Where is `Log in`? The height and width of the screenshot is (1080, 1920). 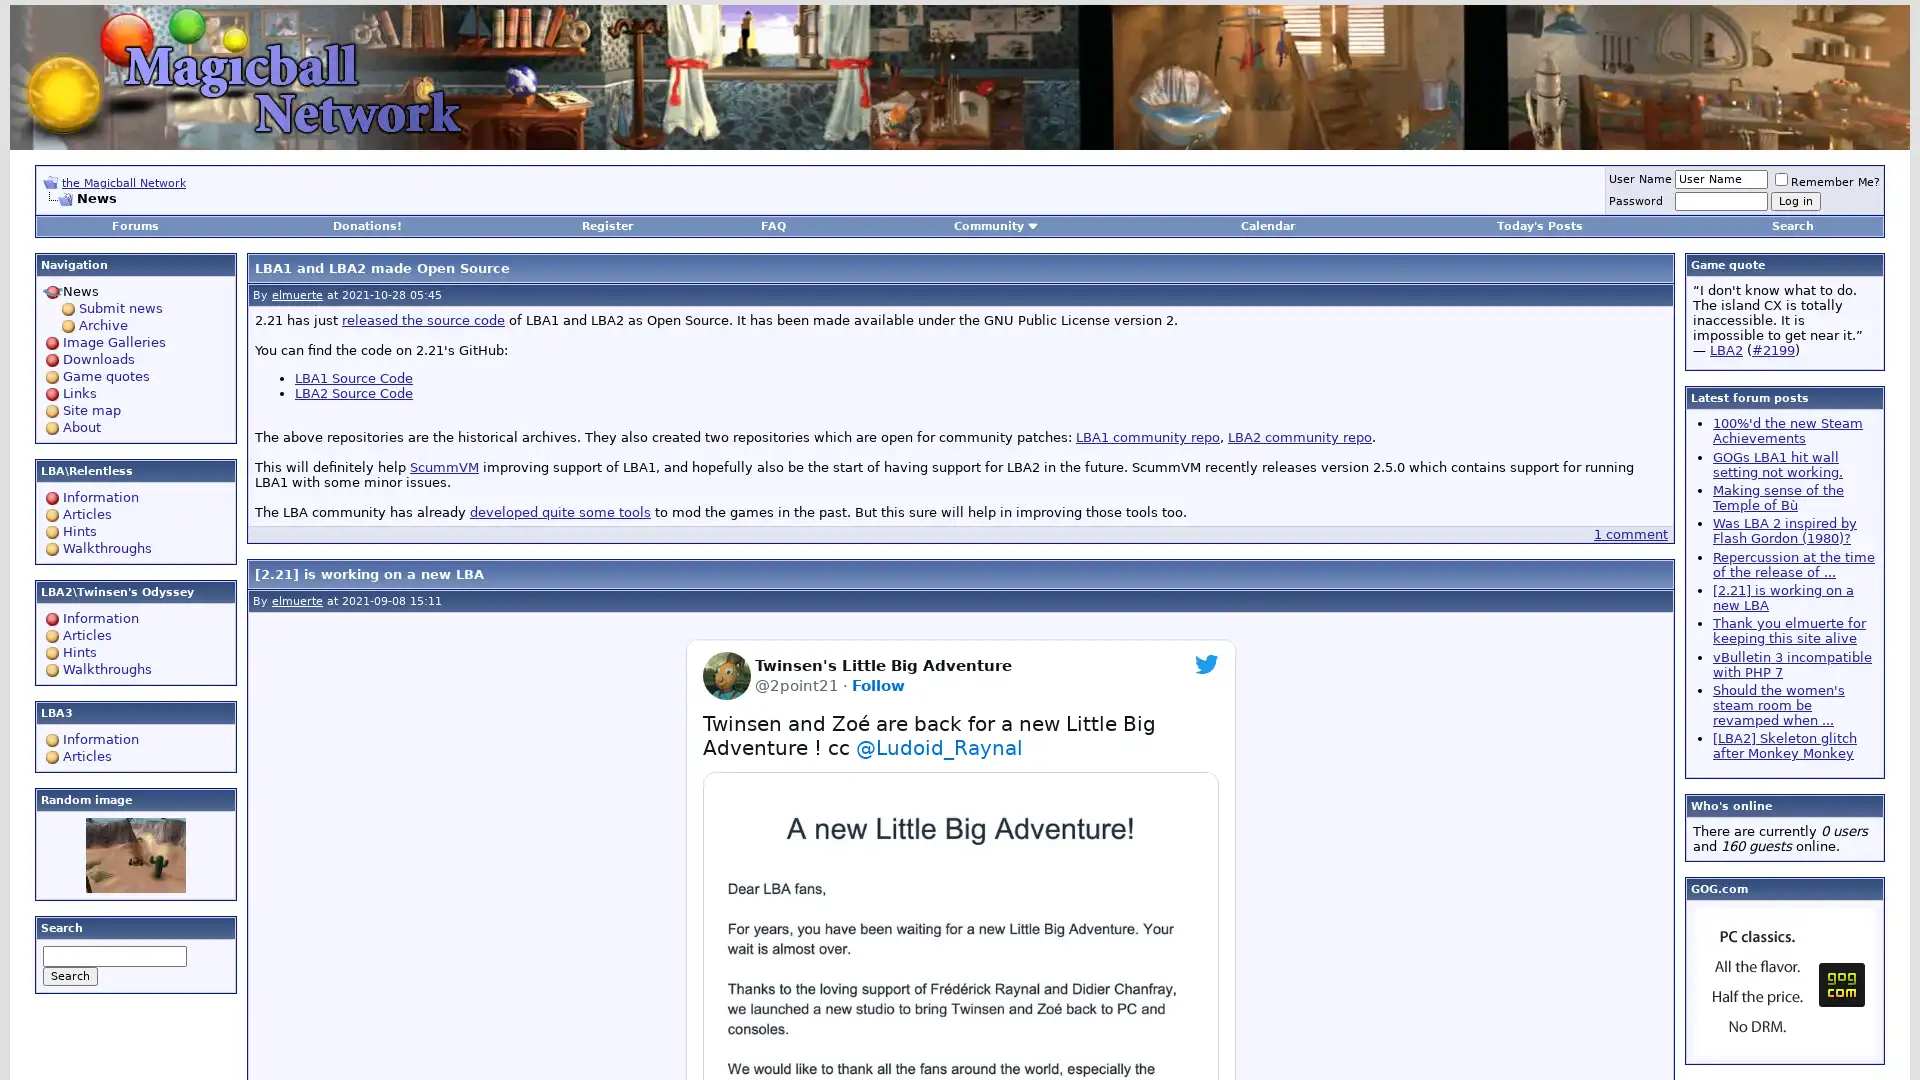
Log in is located at coordinates (1795, 201).